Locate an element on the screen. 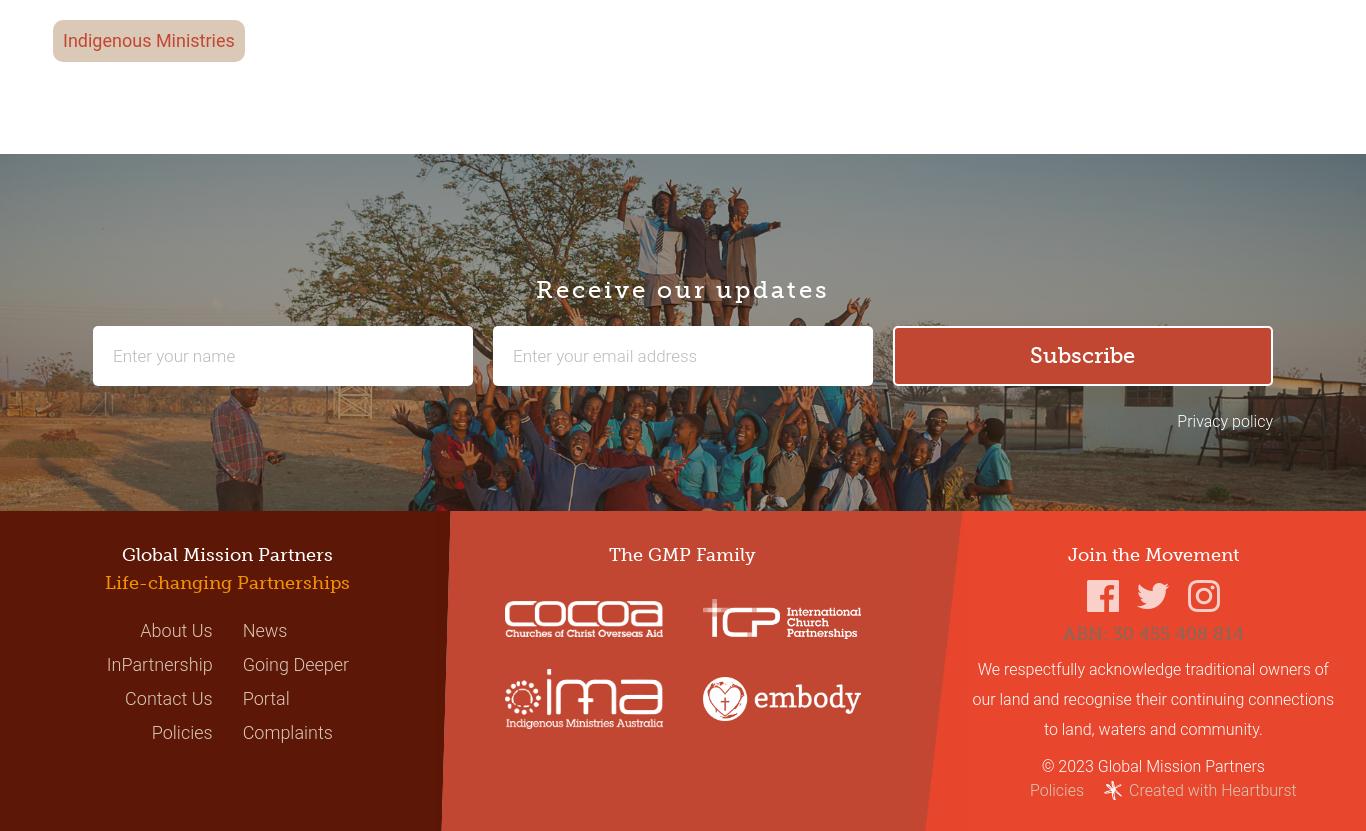  'Life-changing Partnerships' is located at coordinates (226, 583).